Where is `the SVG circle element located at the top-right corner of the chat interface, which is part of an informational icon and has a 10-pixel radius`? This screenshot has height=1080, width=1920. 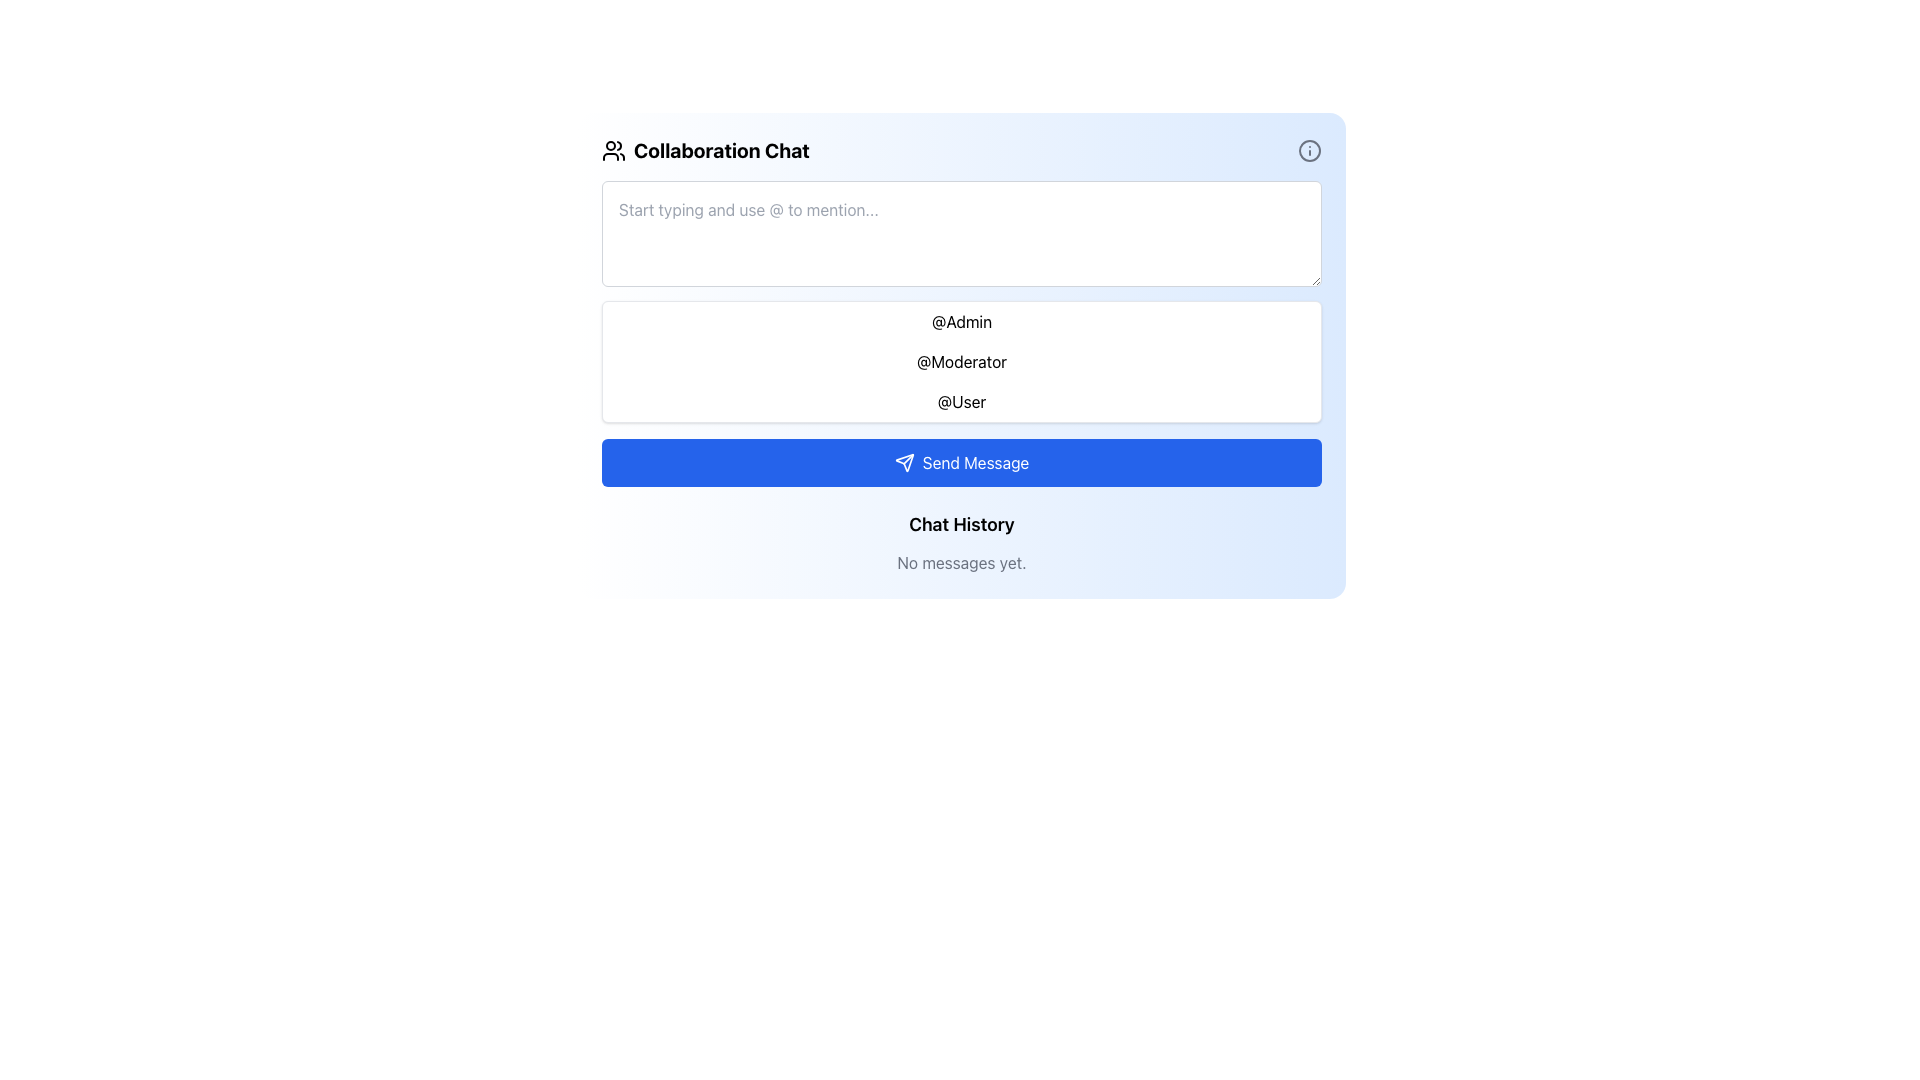
the SVG circle element located at the top-right corner of the chat interface, which is part of an informational icon and has a 10-pixel radius is located at coordinates (1310, 149).